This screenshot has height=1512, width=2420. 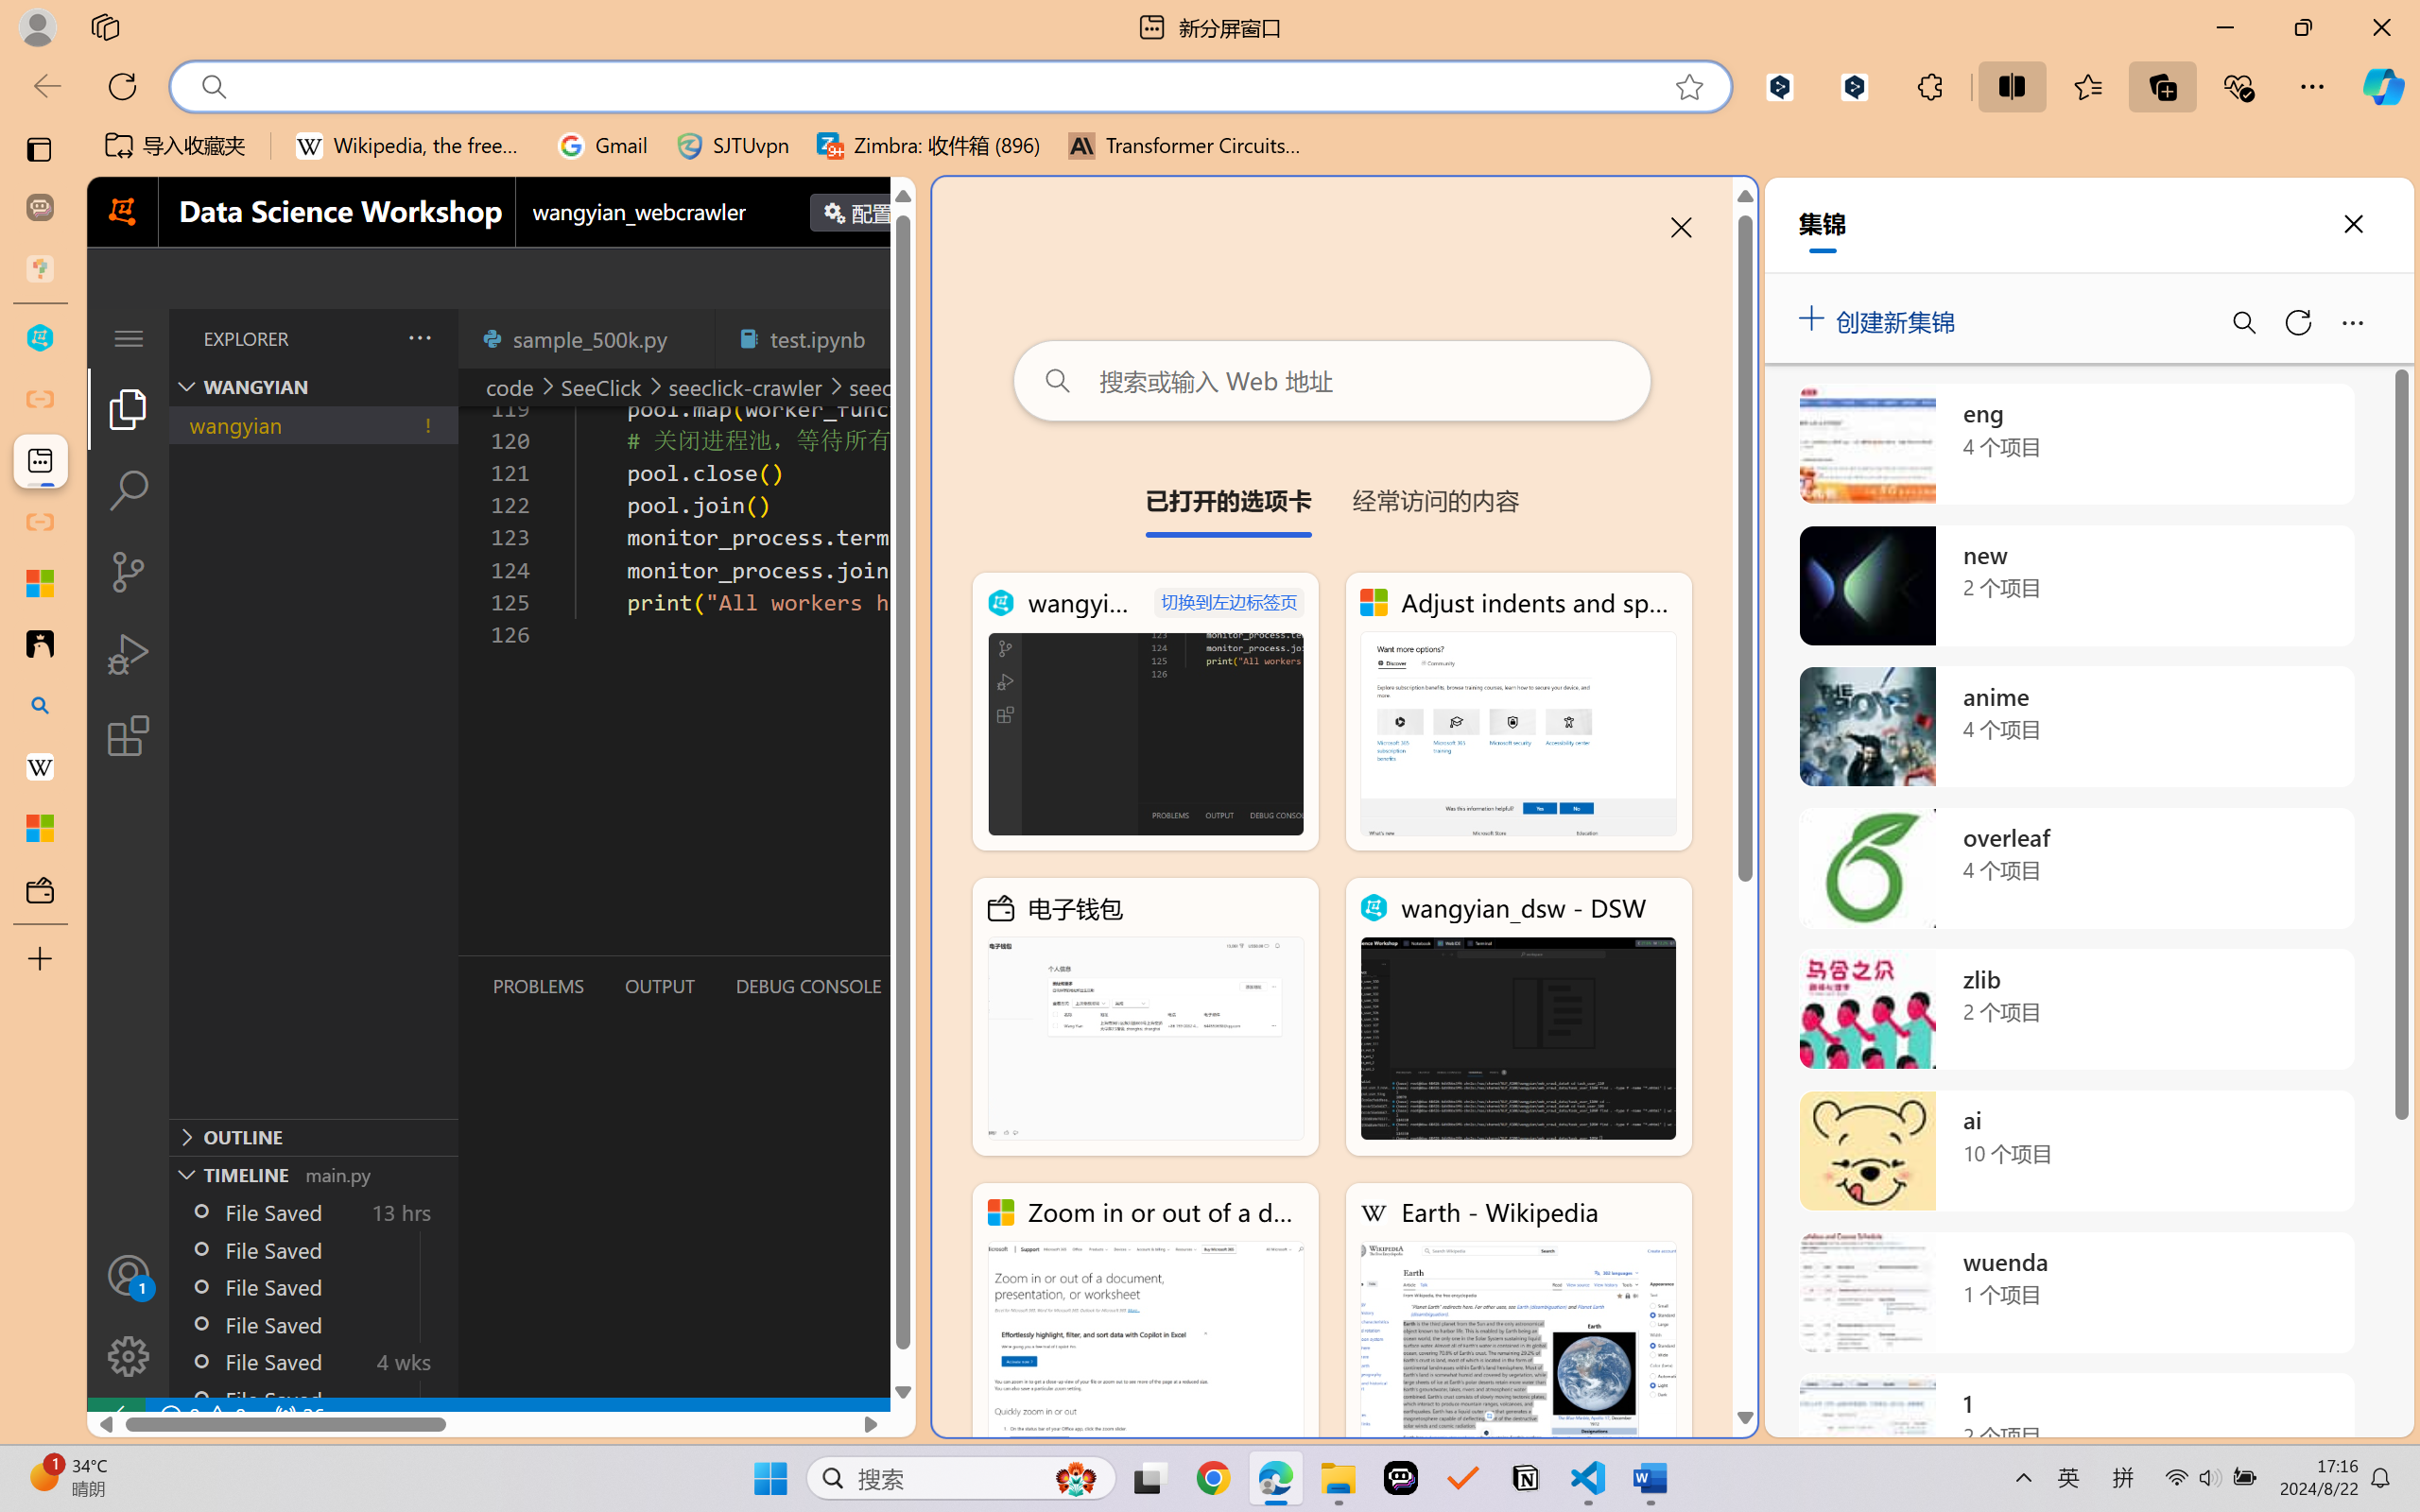 What do you see at coordinates (114, 1415) in the screenshot?
I see `'remote'` at bounding box center [114, 1415].